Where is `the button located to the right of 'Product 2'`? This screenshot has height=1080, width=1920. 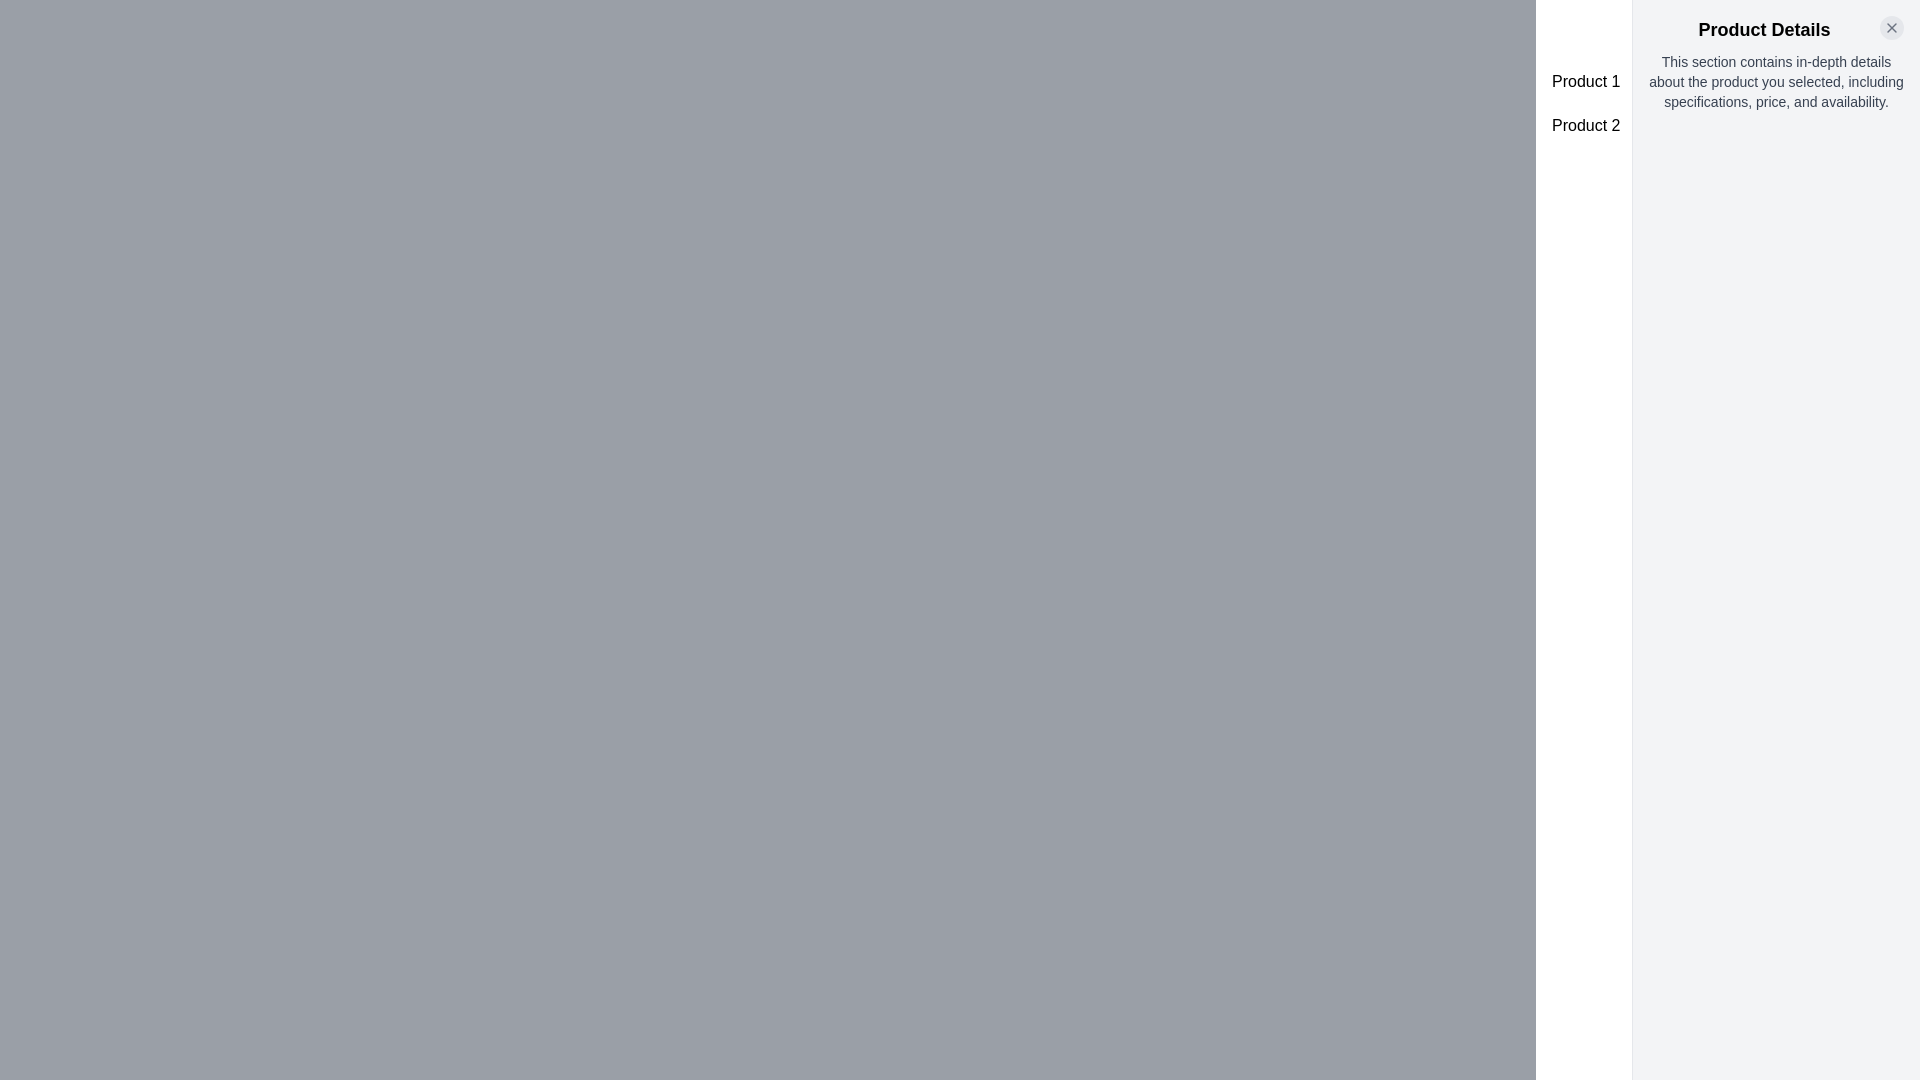 the button located to the right of 'Product 2' is located at coordinates (1873, 126).